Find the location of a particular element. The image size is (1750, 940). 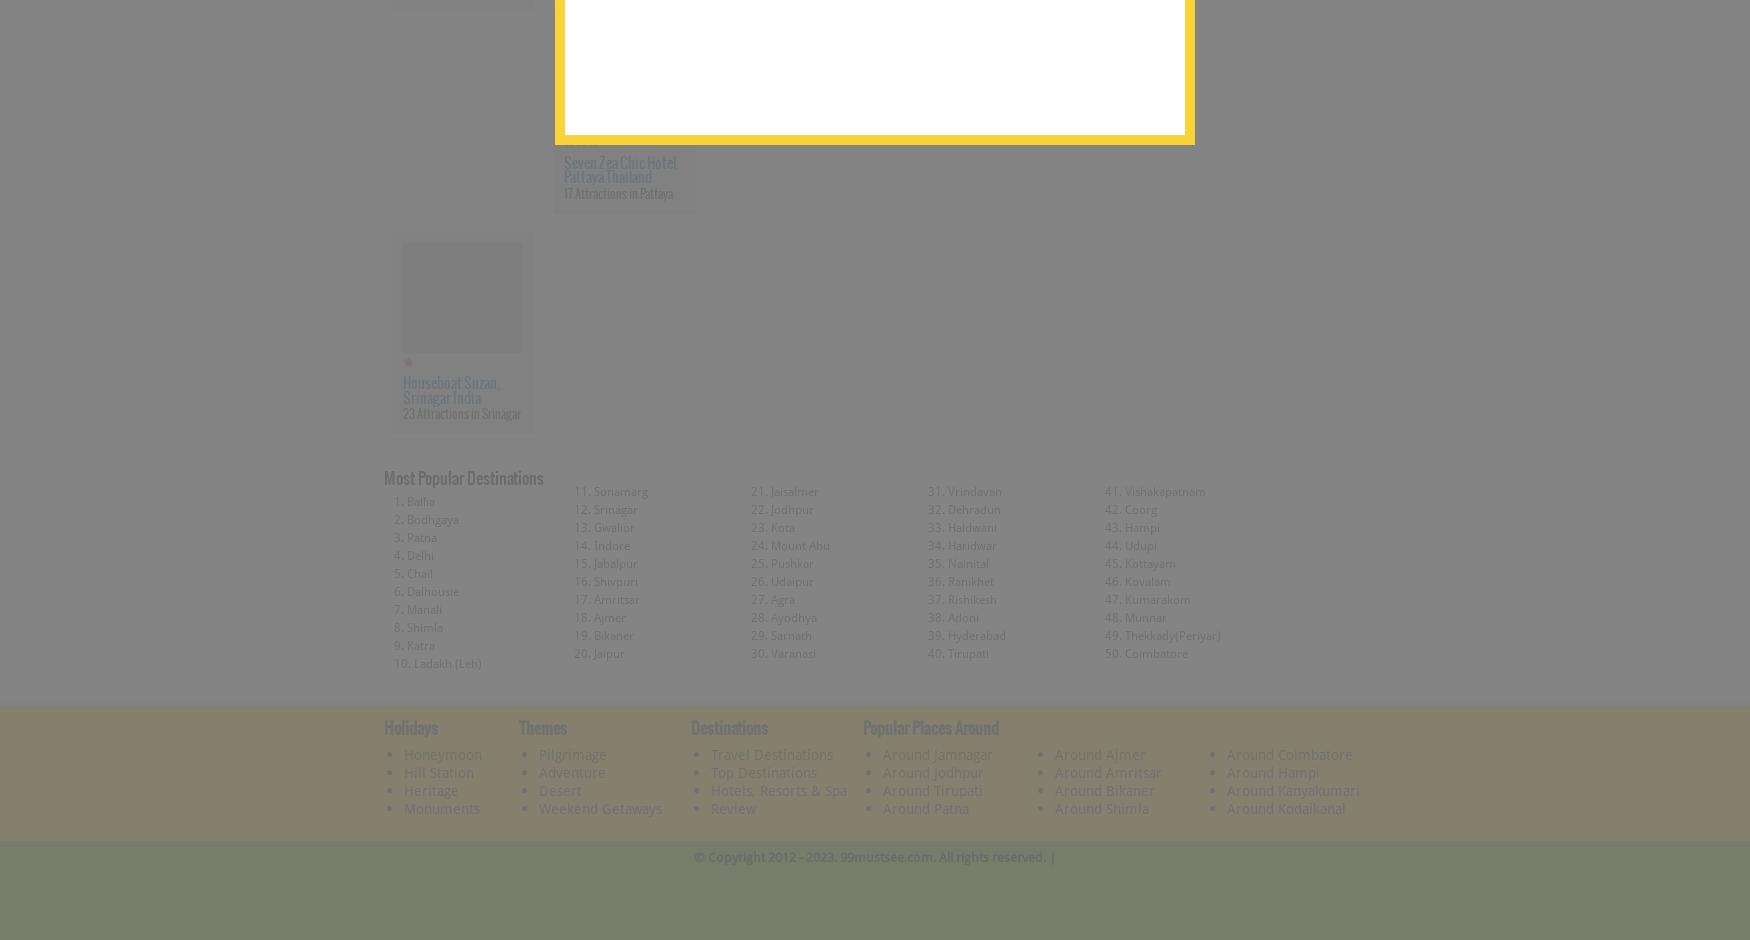

'Holidays' is located at coordinates (382, 728).